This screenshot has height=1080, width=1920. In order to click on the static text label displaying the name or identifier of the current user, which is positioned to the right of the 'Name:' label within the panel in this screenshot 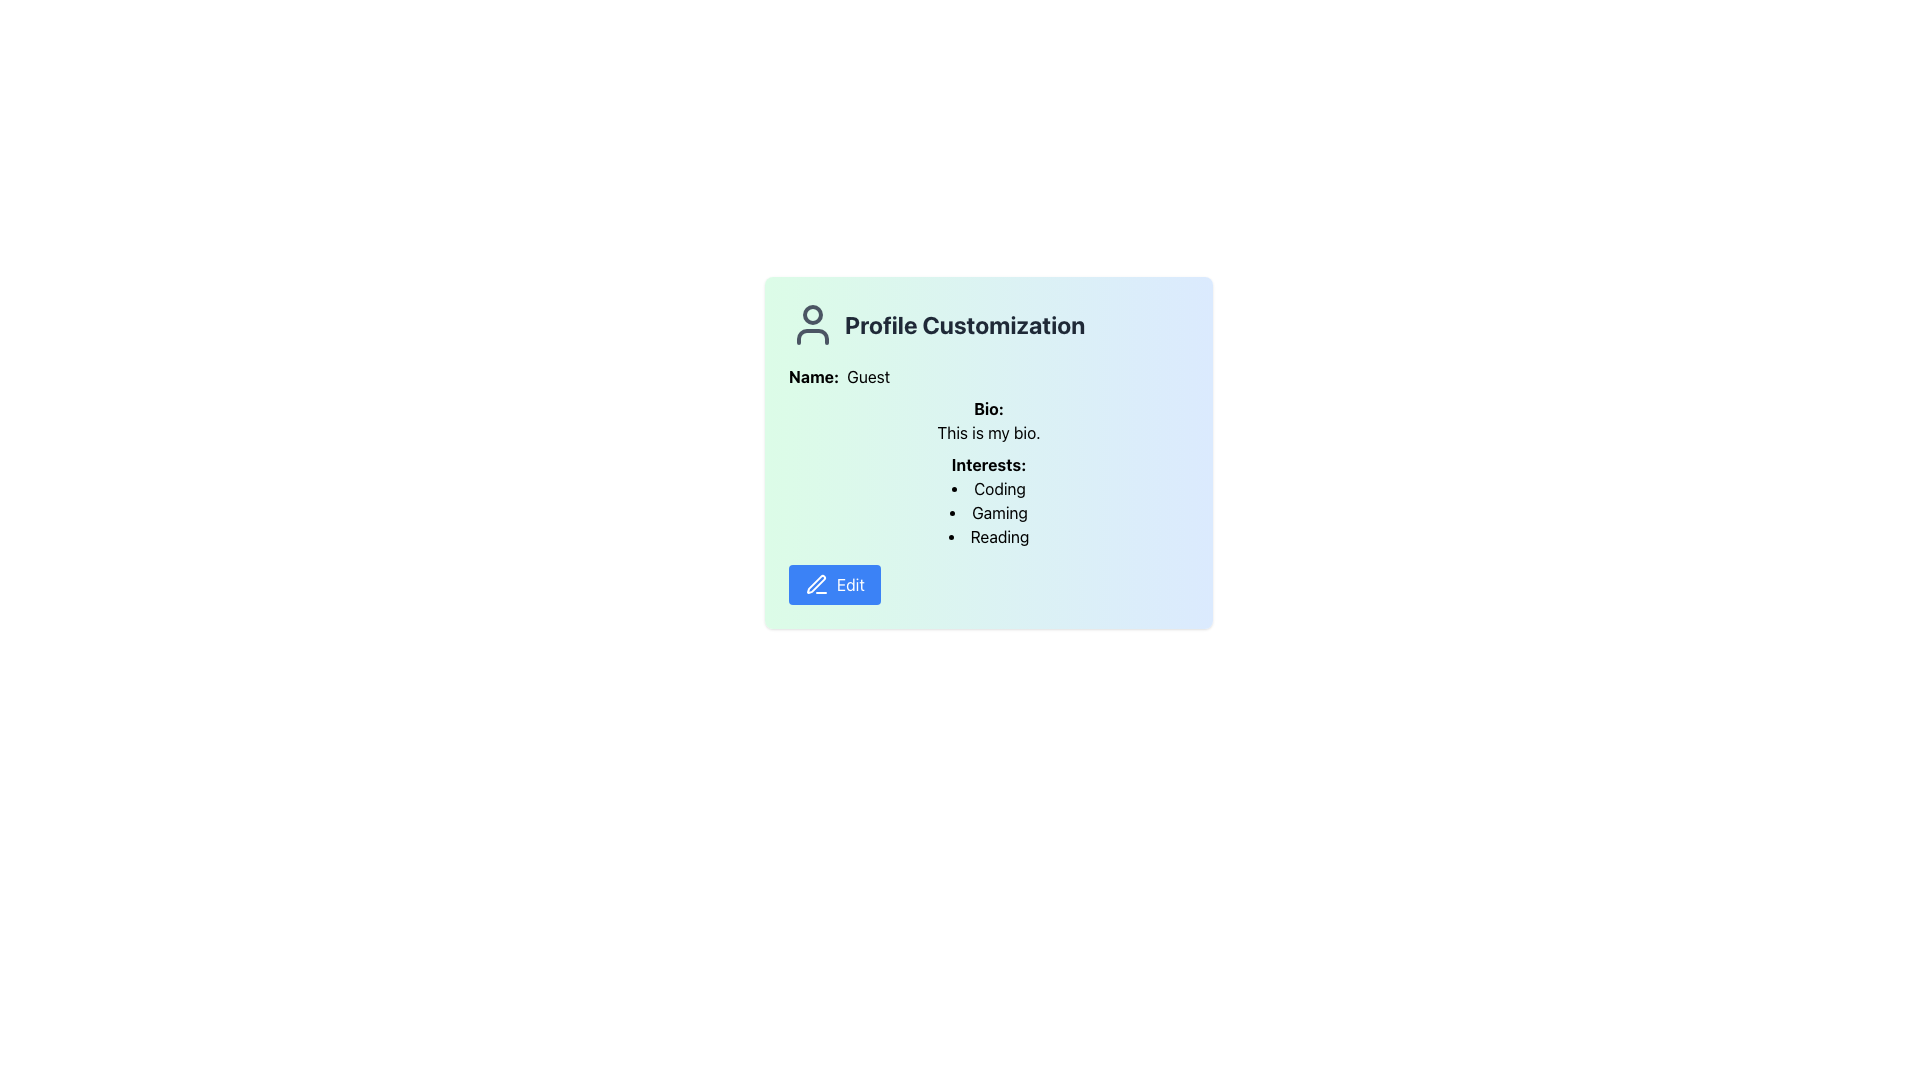, I will do `click(868, 377)`.